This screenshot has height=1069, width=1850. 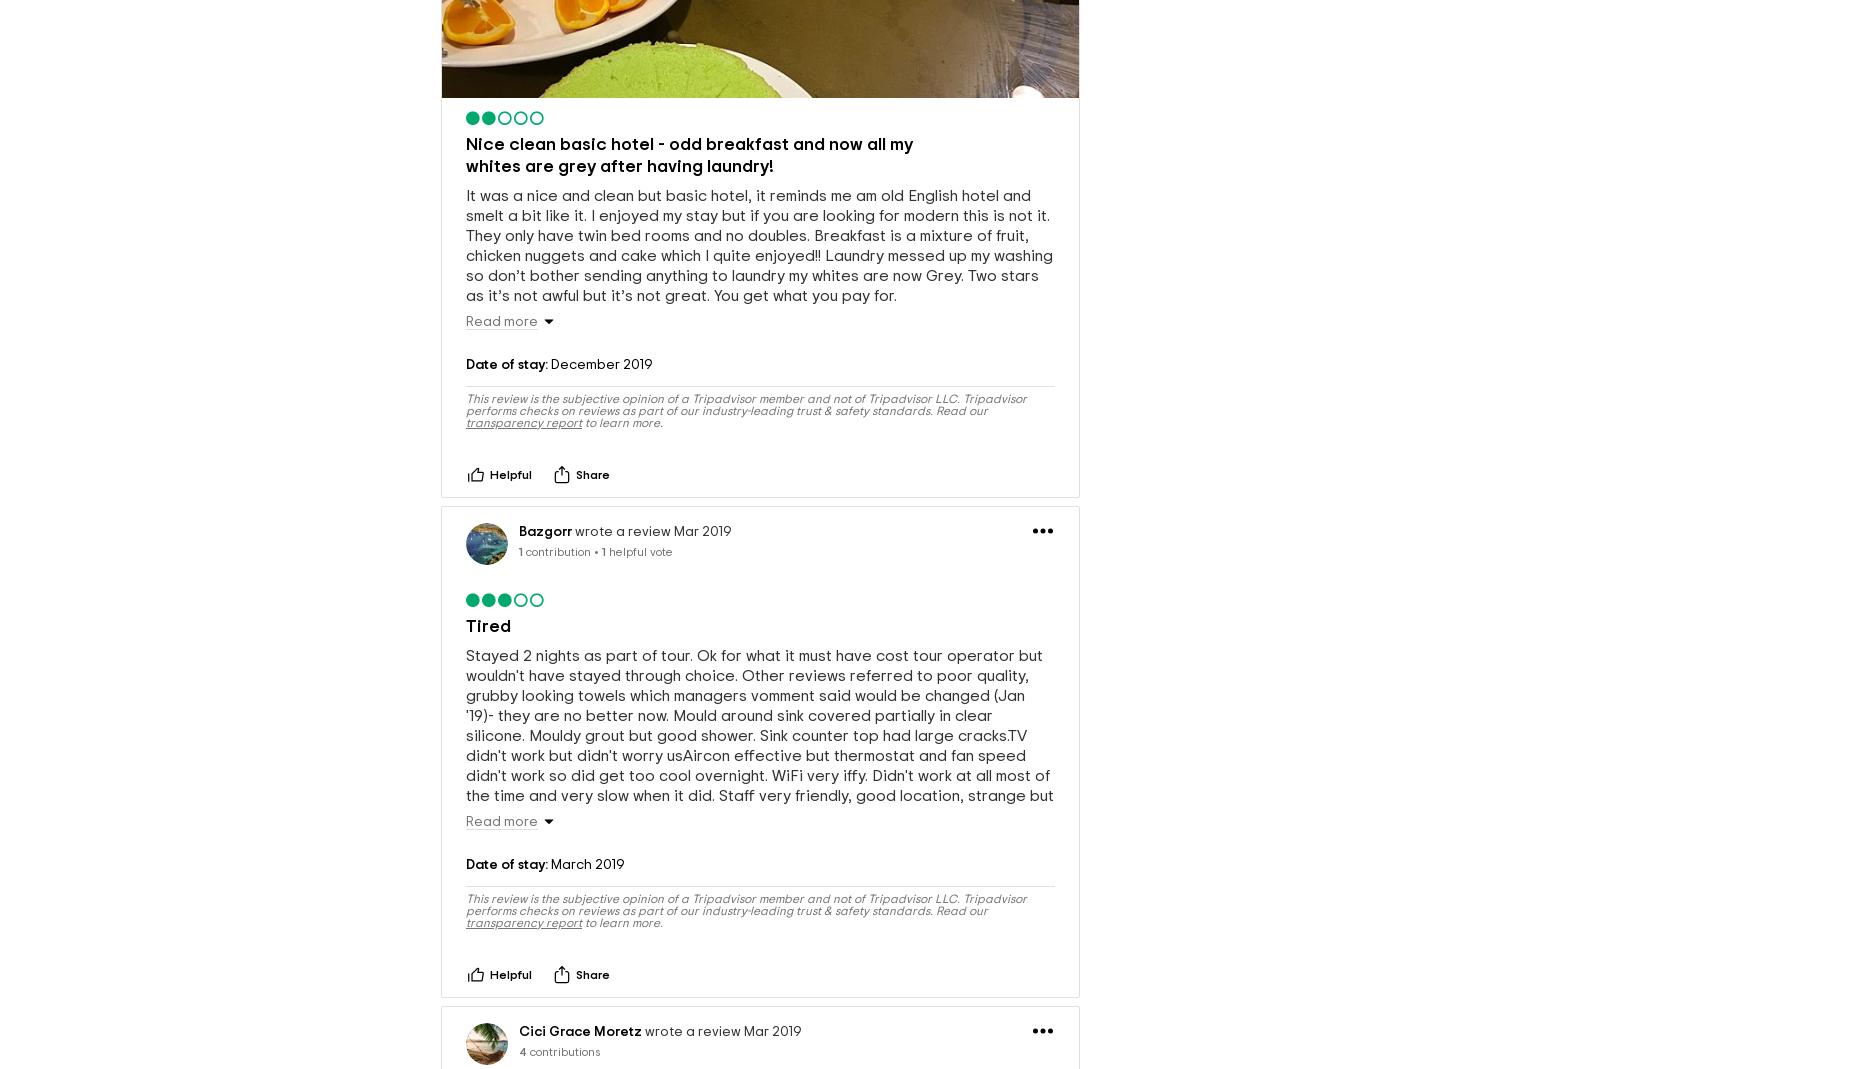 What do you see at coordinates (488, 626) in the screenshot?
I see `'Tired'` at bounding box center [488, 626].